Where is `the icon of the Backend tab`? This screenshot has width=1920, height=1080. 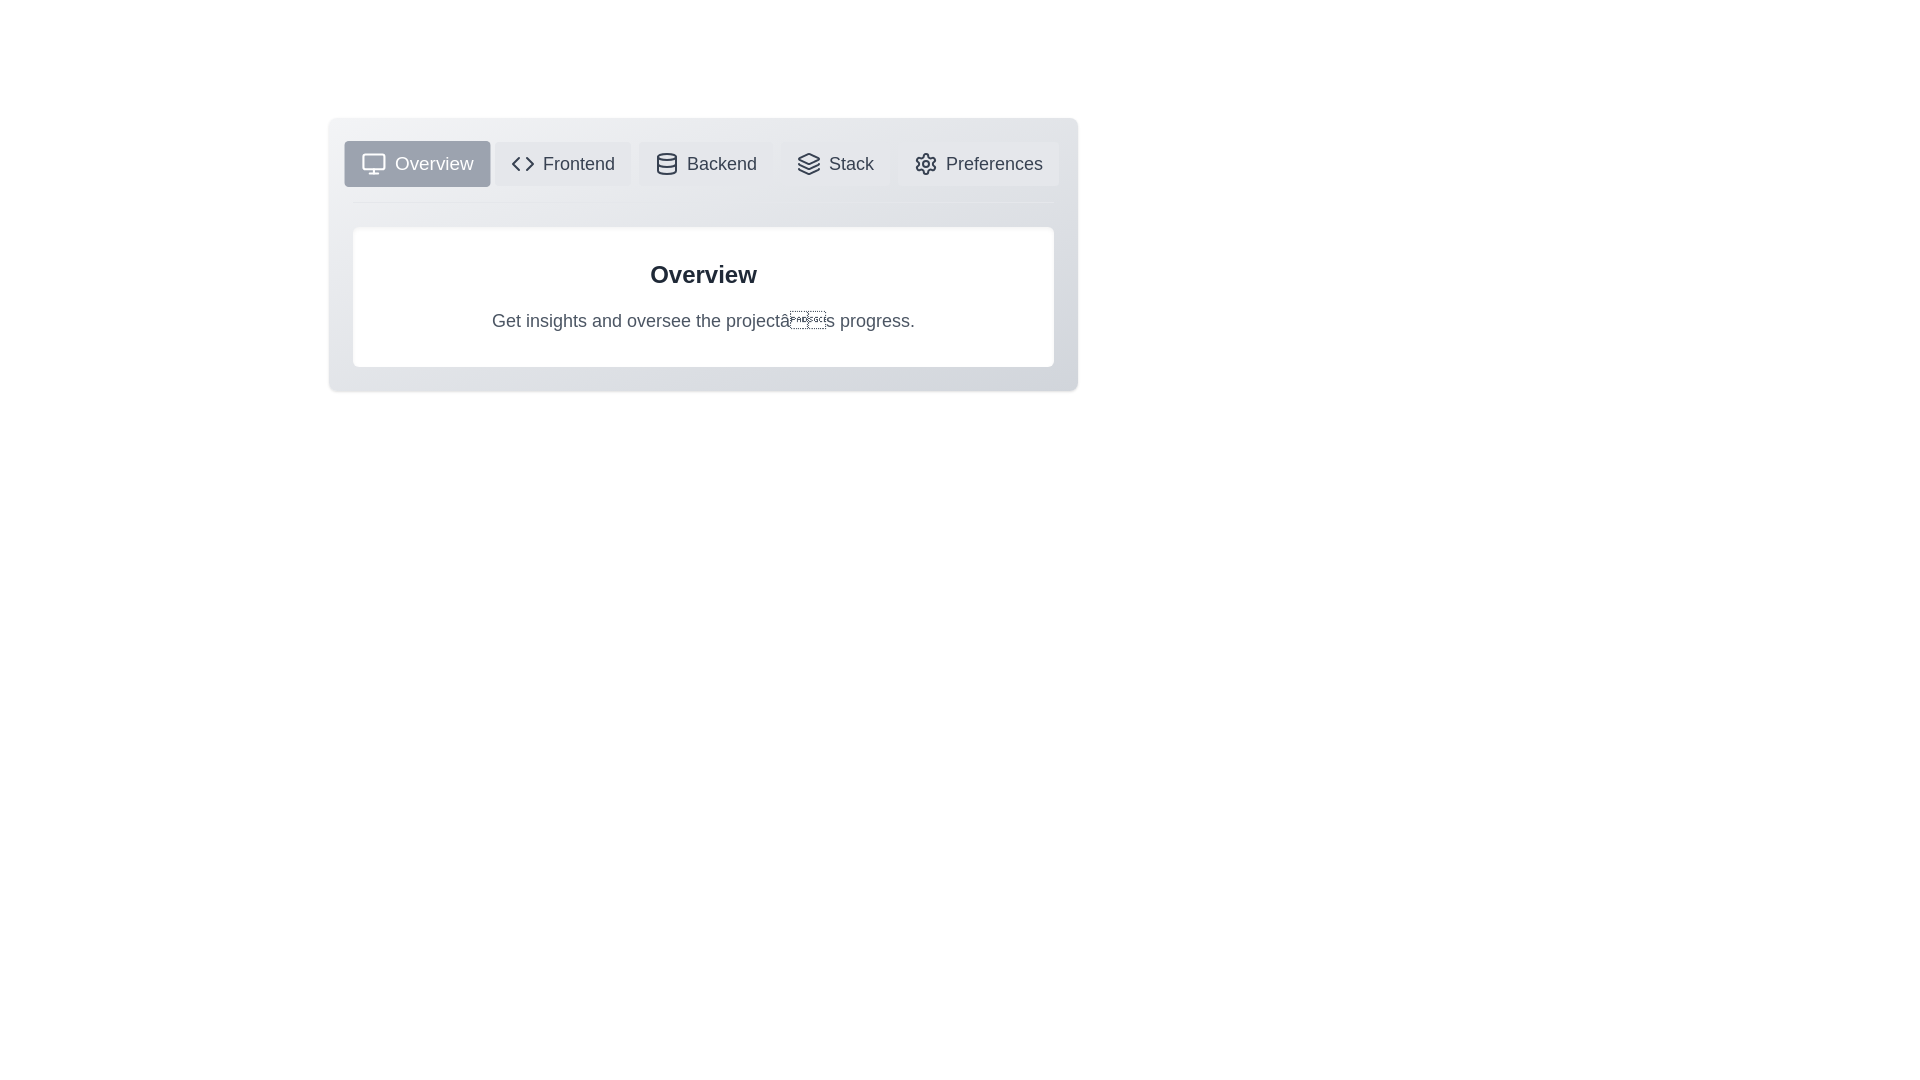
the icon of the Backend tab is located at coordinates (705, 163).